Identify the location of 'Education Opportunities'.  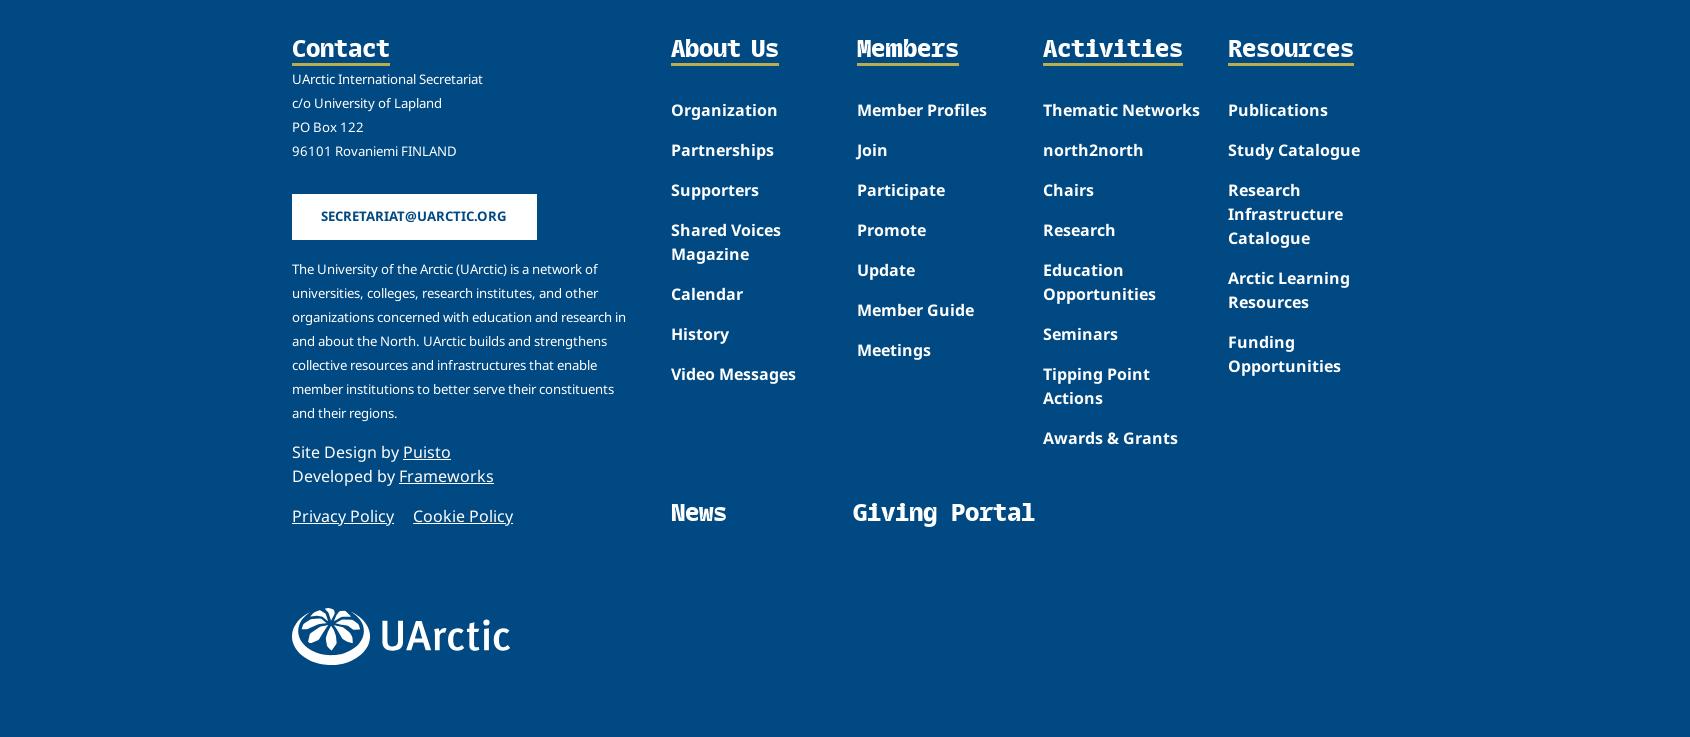
(1097, 280).